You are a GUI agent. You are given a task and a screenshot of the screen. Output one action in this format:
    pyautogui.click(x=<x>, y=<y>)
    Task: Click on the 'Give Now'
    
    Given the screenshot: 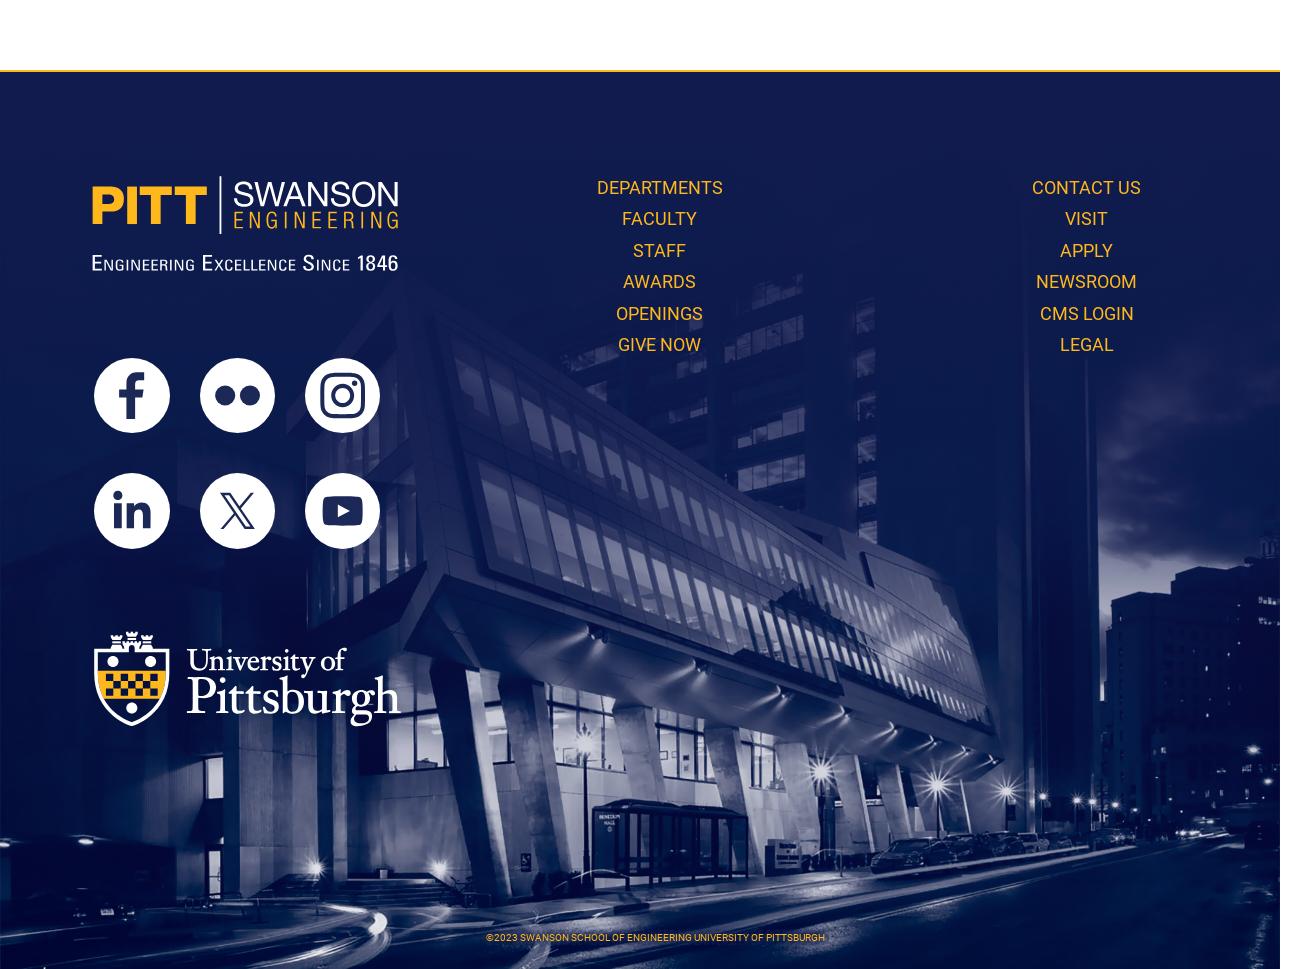 What is the action you would take?
    pyautogui.click(x=659, y=343)
    